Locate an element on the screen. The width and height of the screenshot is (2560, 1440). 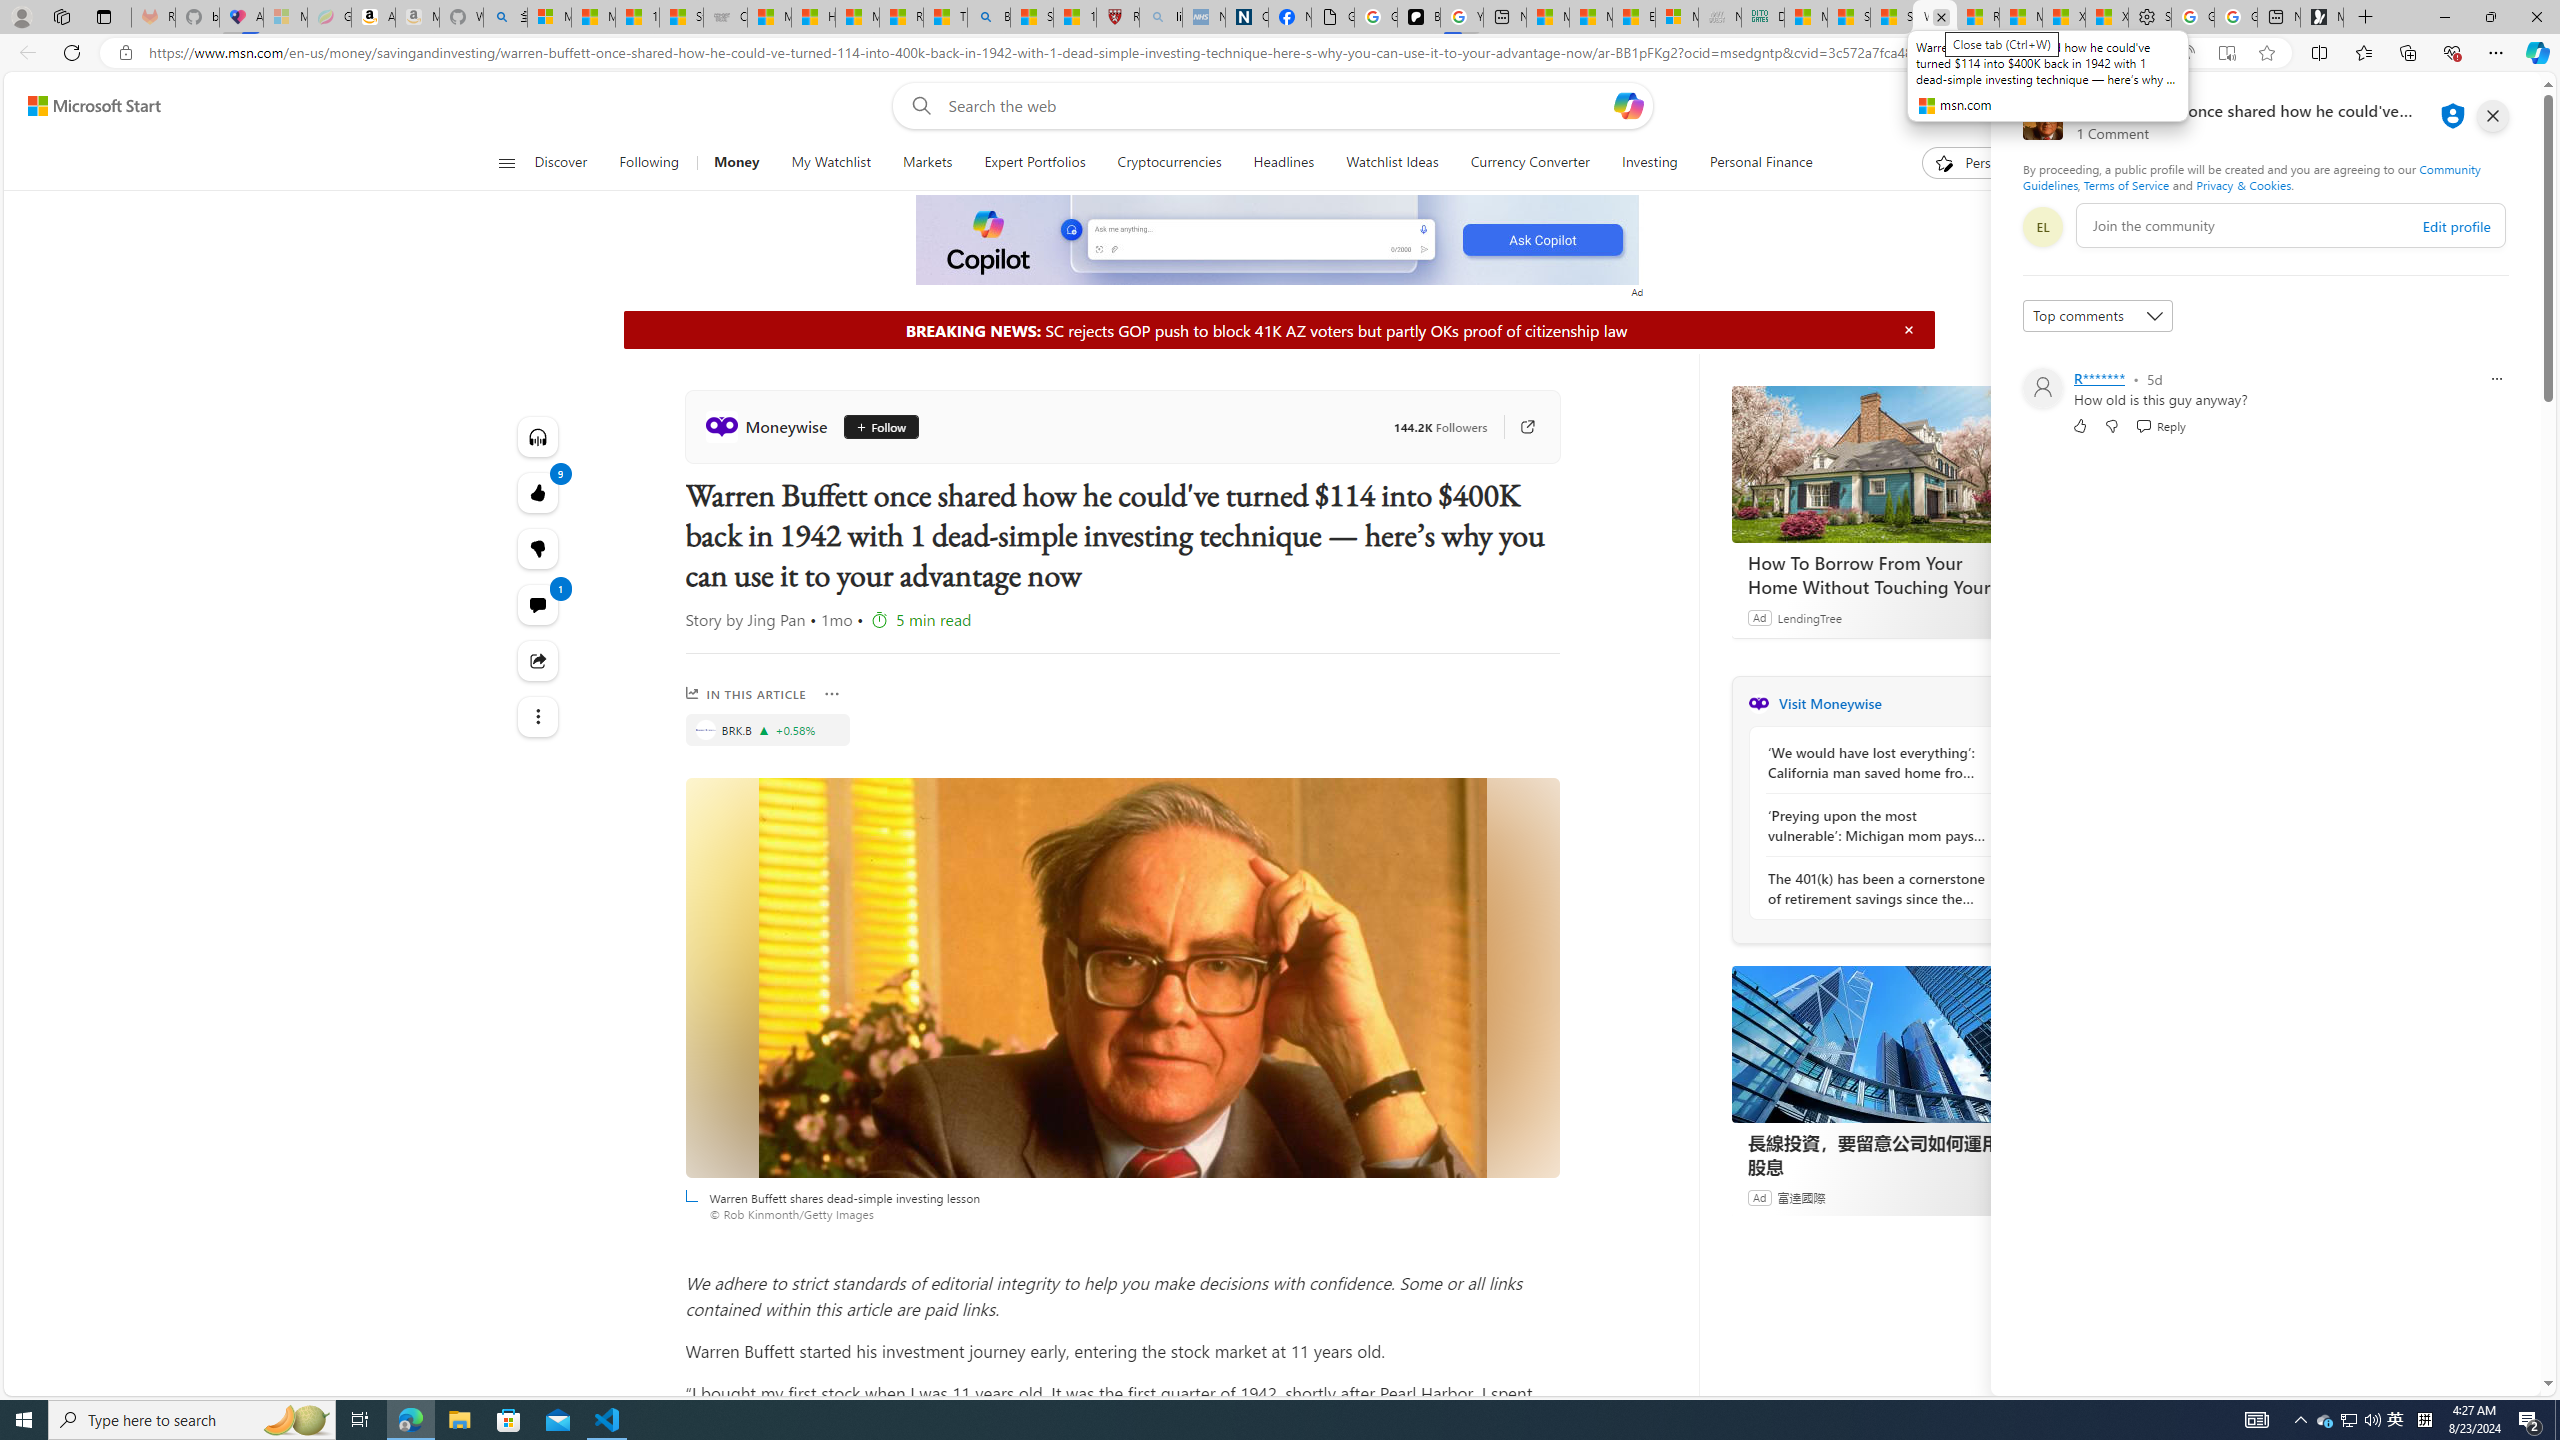
'comment-box' is located at coordinates (2290, 225).